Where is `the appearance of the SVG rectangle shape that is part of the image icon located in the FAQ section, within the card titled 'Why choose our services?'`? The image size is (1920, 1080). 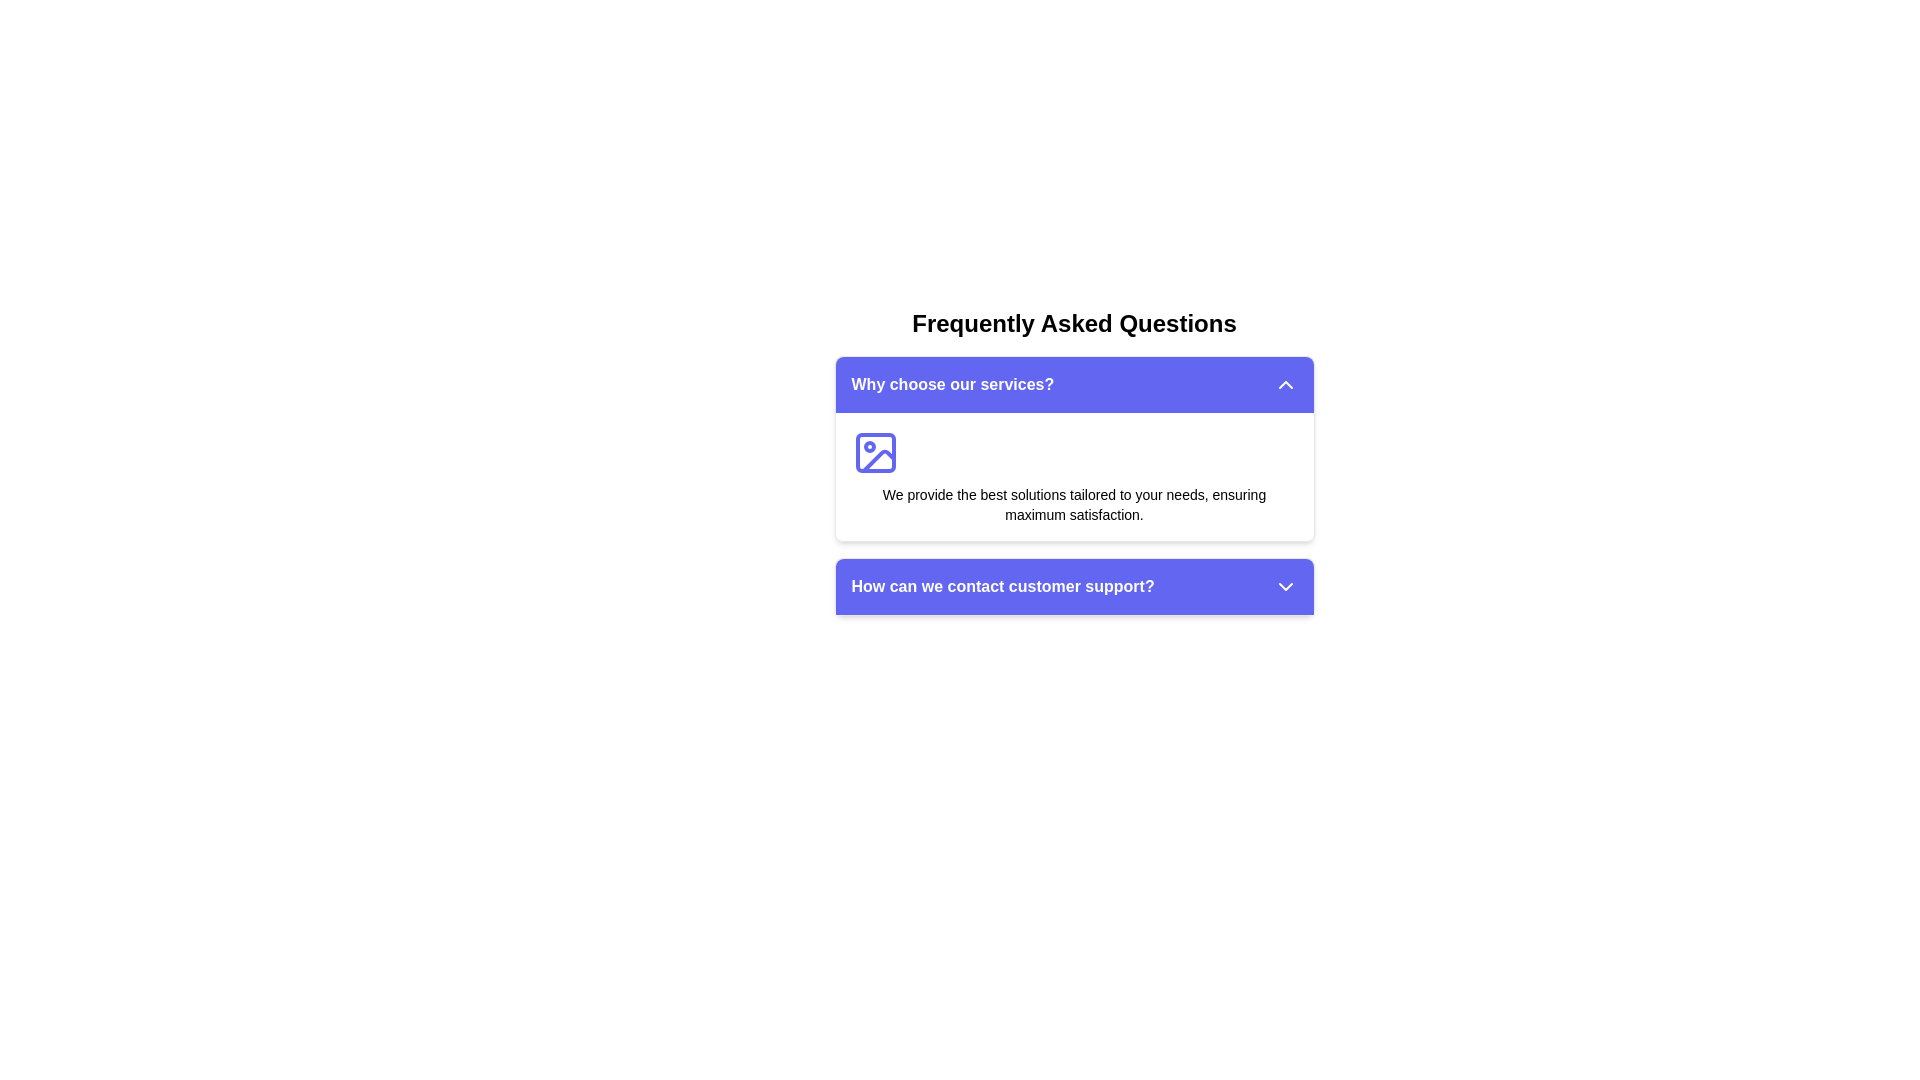 the appearance of the SVG rectangle shape that is part of the image icon located in the FAQ section, within the card titled 'Why choose our services?' is located at coordinates (875, 452).